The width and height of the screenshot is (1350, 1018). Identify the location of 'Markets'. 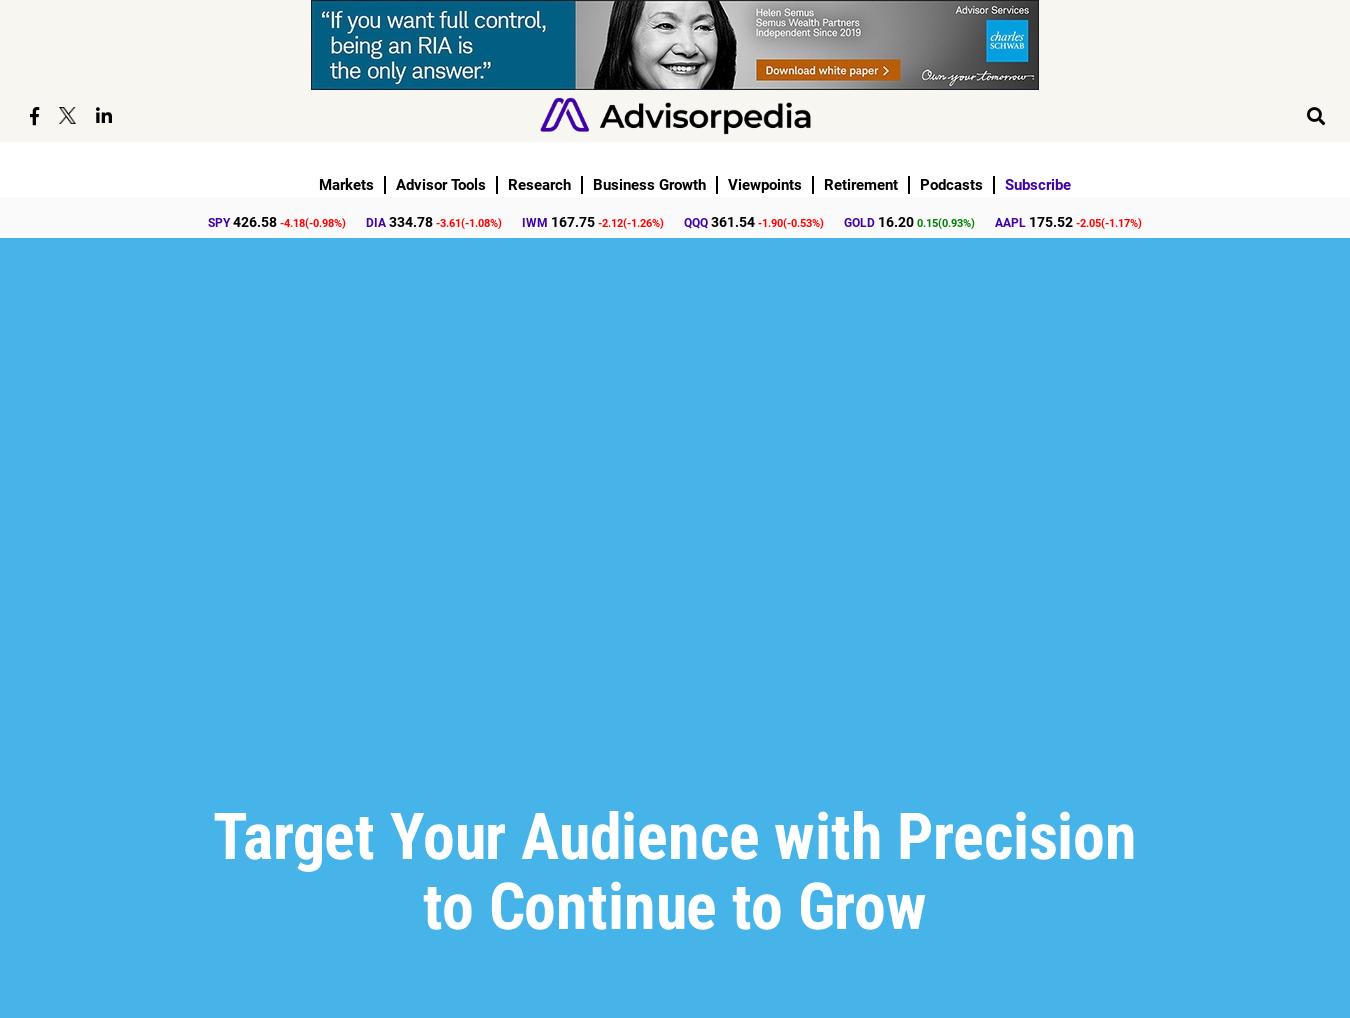
(318, 184).